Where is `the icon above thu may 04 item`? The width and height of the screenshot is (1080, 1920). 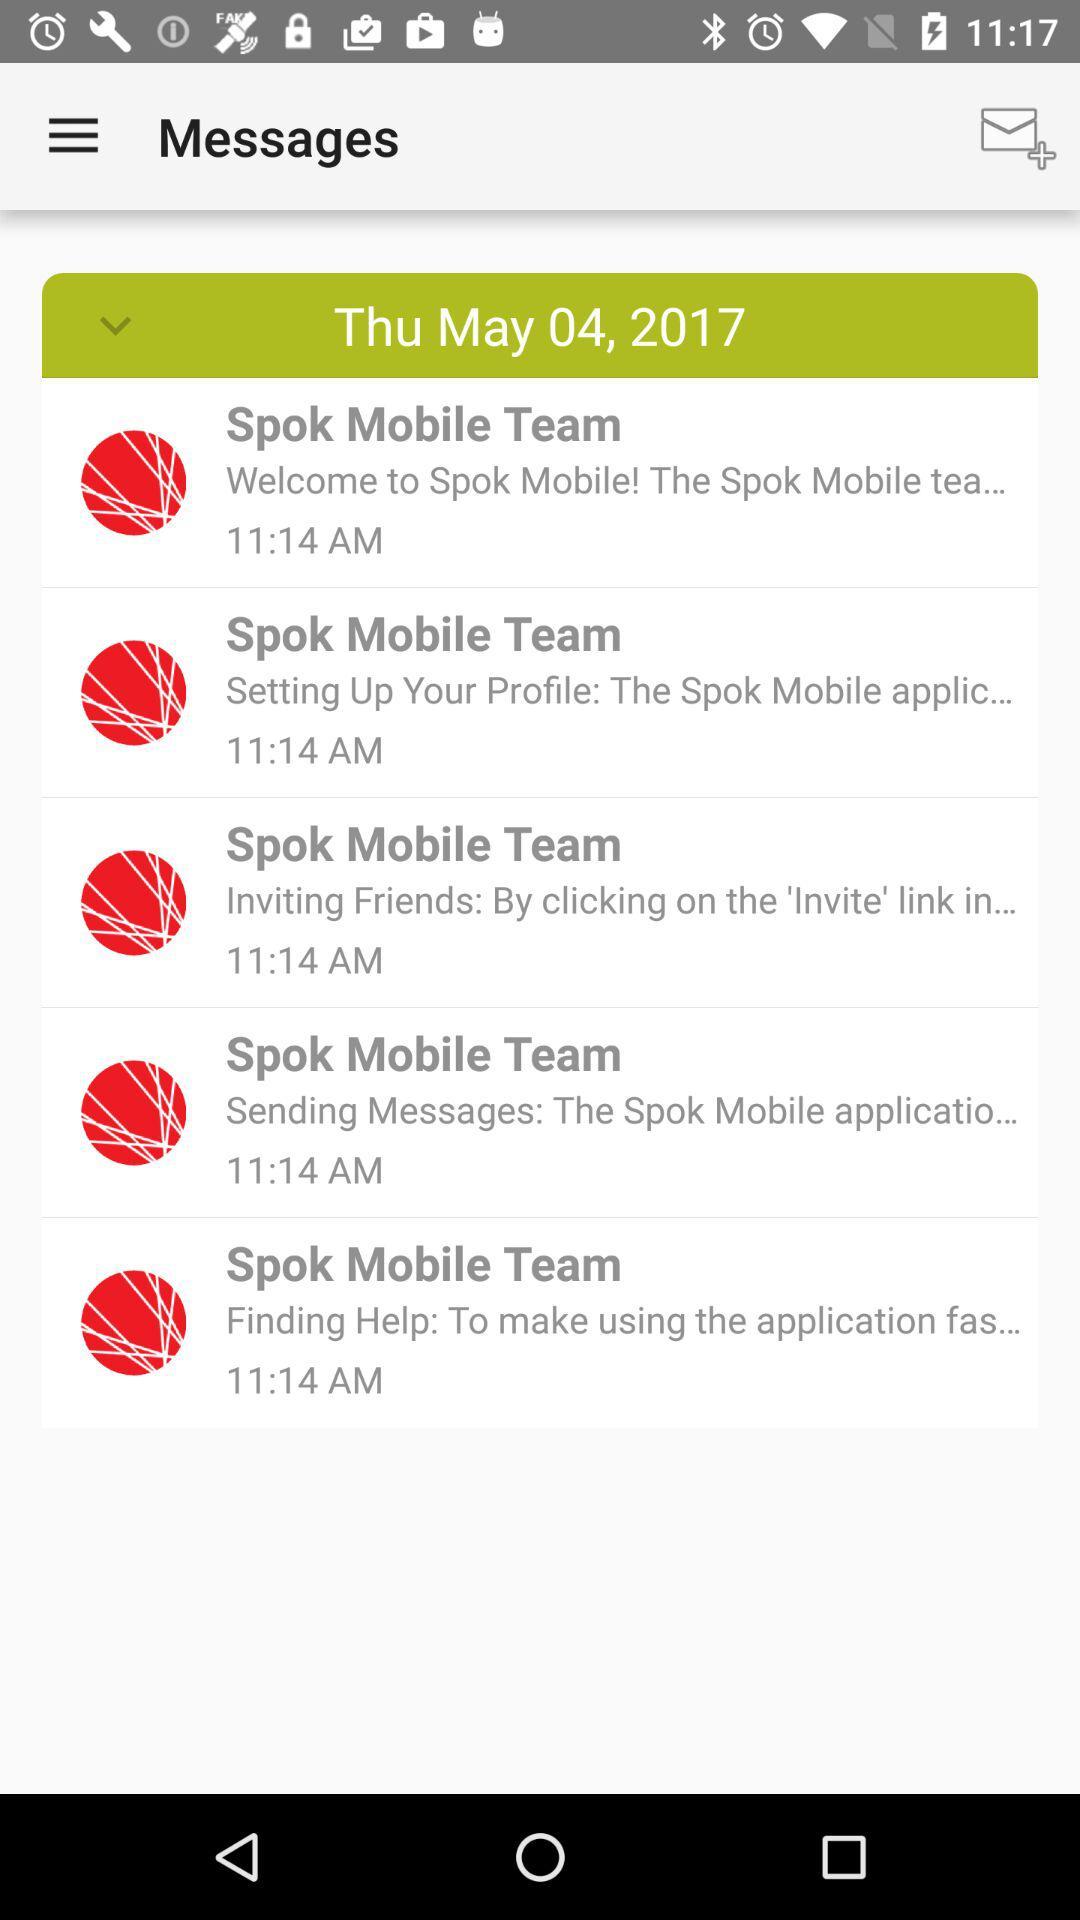 the icon above thu may 04 item is located at coordinates (72, 135).